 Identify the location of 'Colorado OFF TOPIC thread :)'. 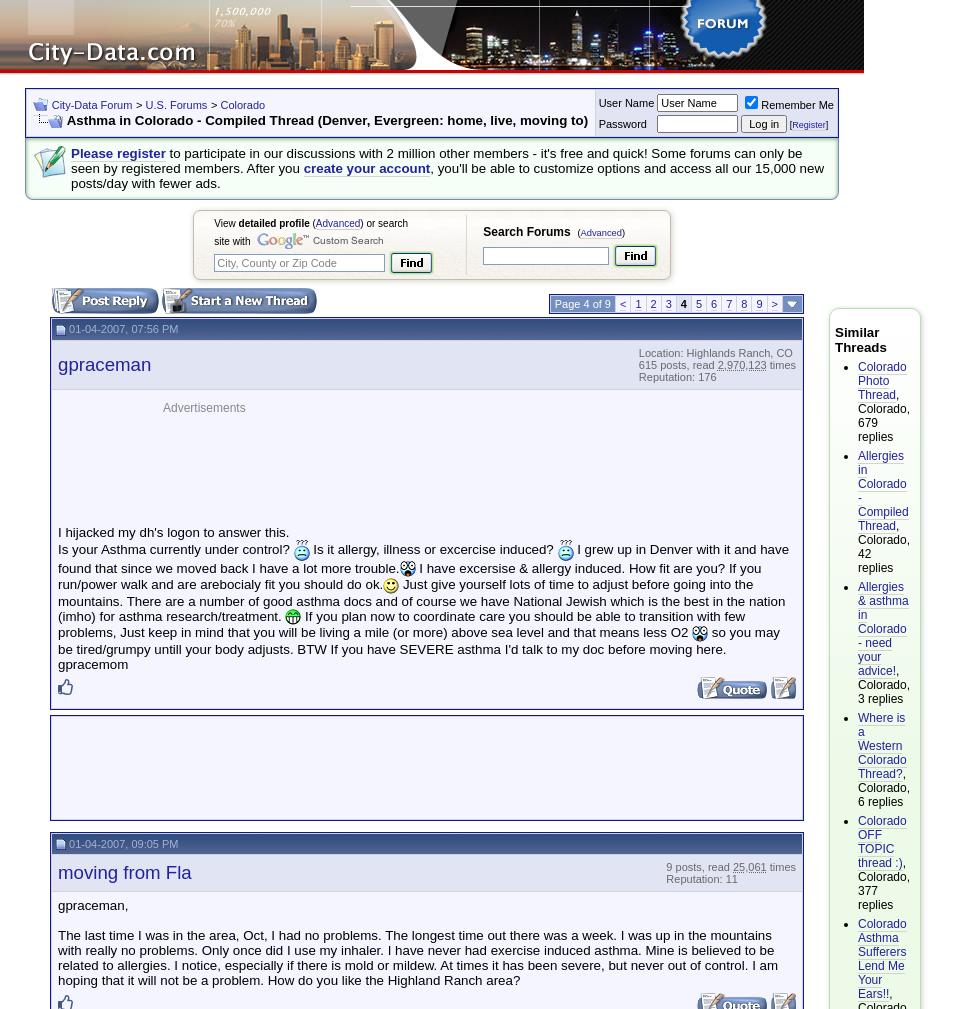
(880, 842).